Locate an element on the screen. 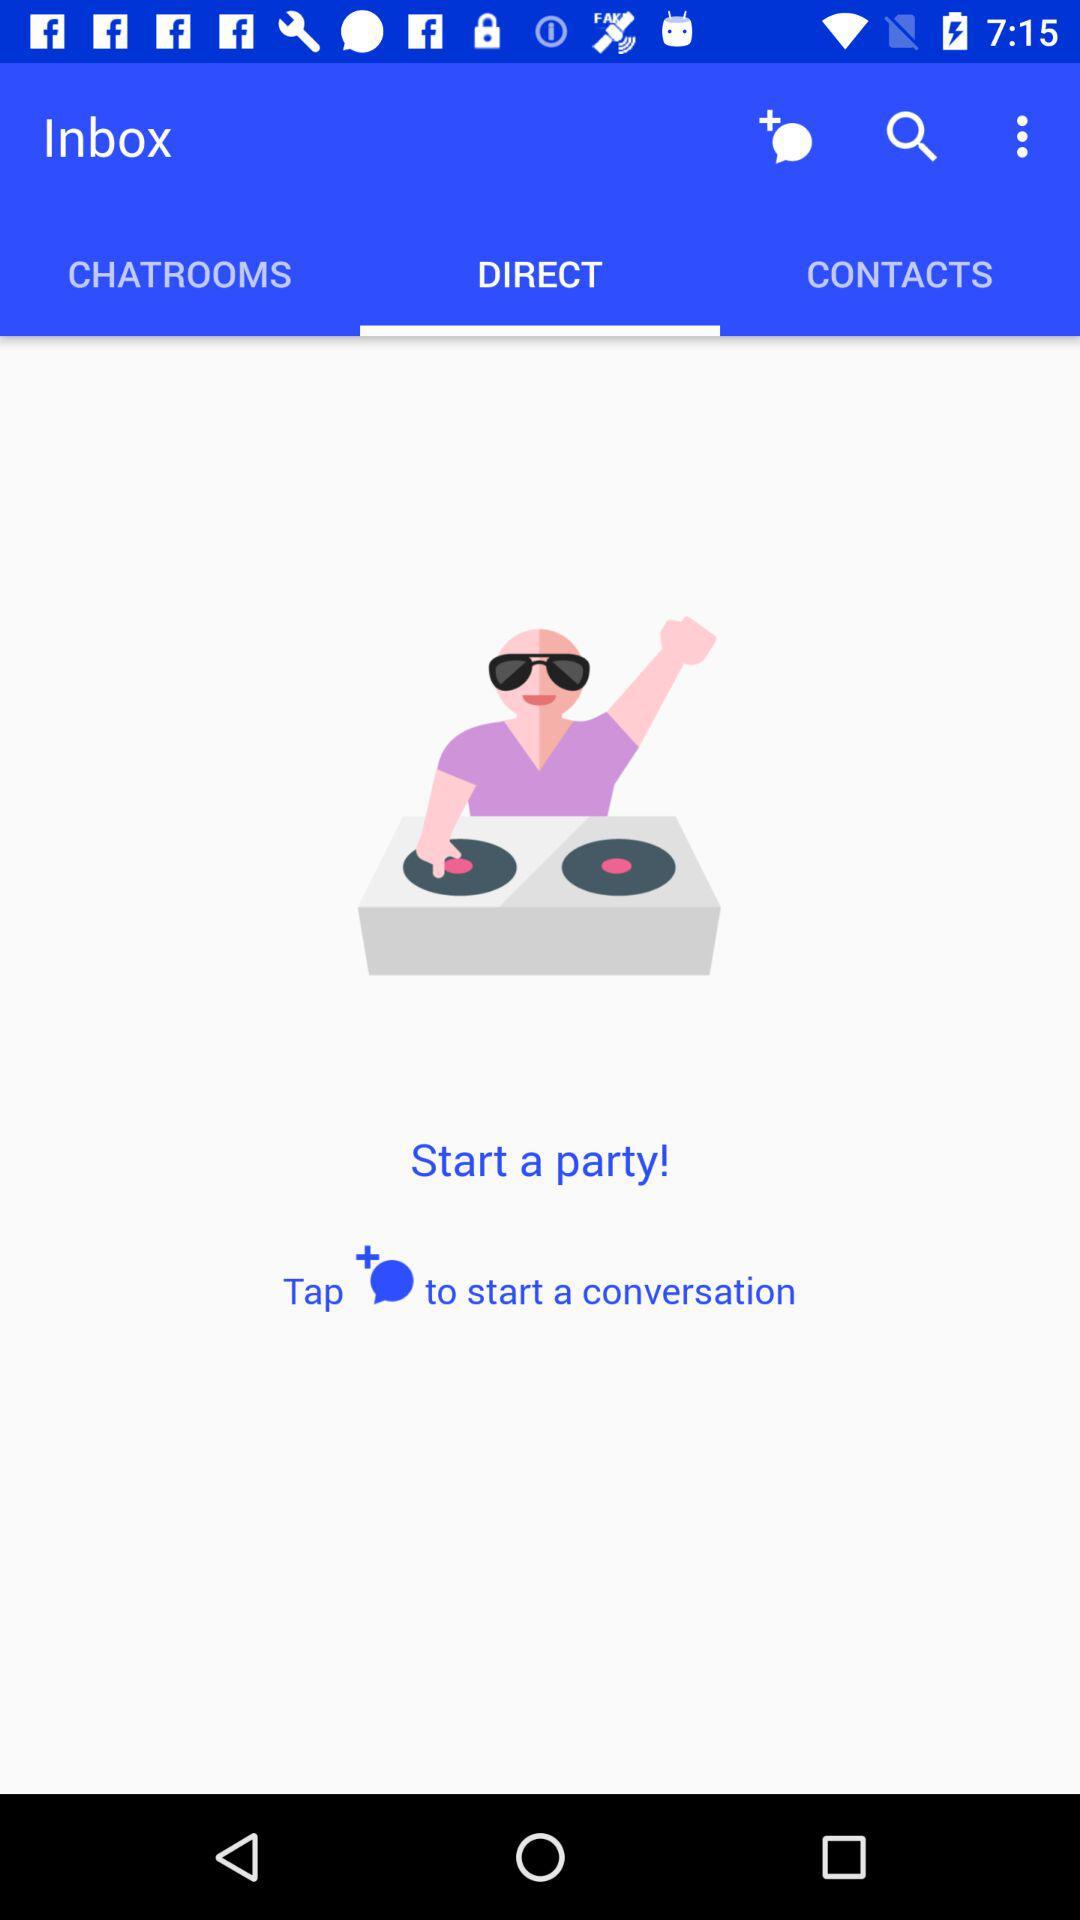  the icon next to the inbox is located at coordinates (785, 135).